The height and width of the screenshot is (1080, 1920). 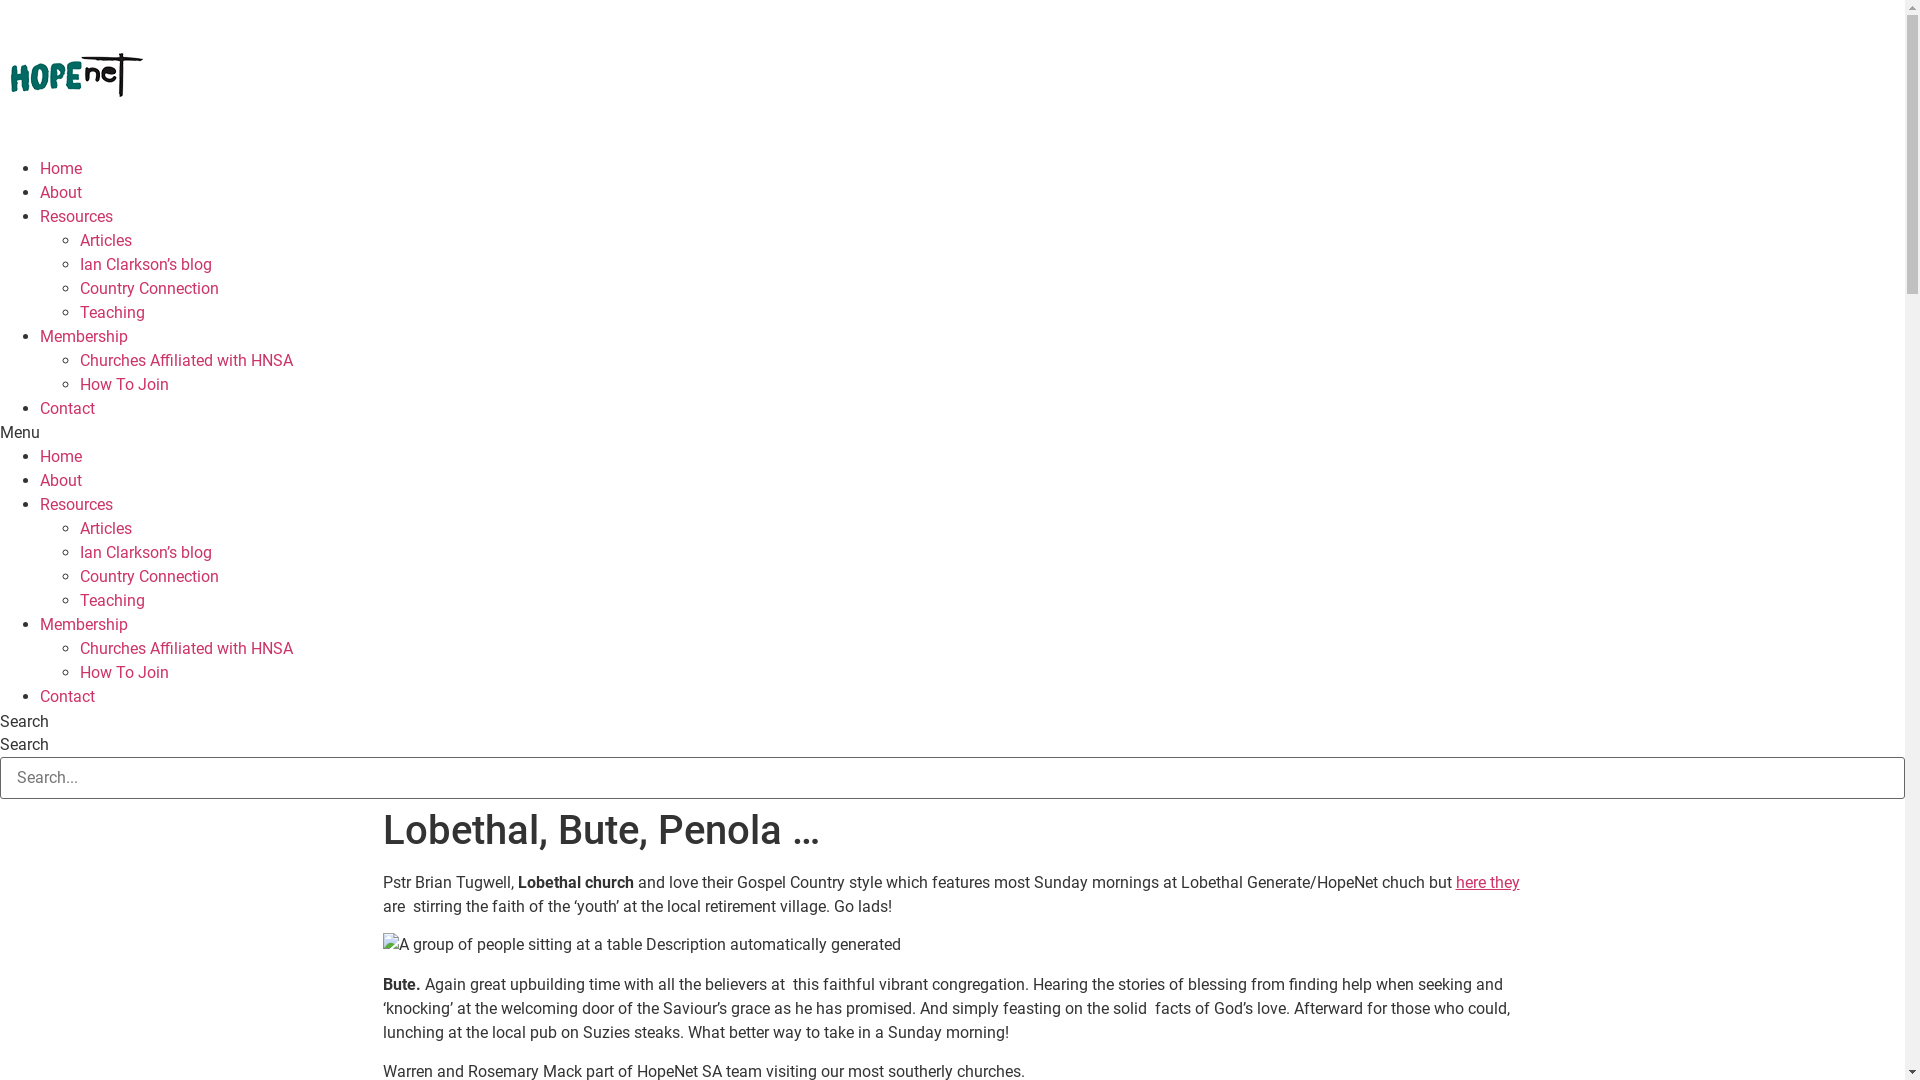 I want to click on 'About', so click(x=61, y=192).